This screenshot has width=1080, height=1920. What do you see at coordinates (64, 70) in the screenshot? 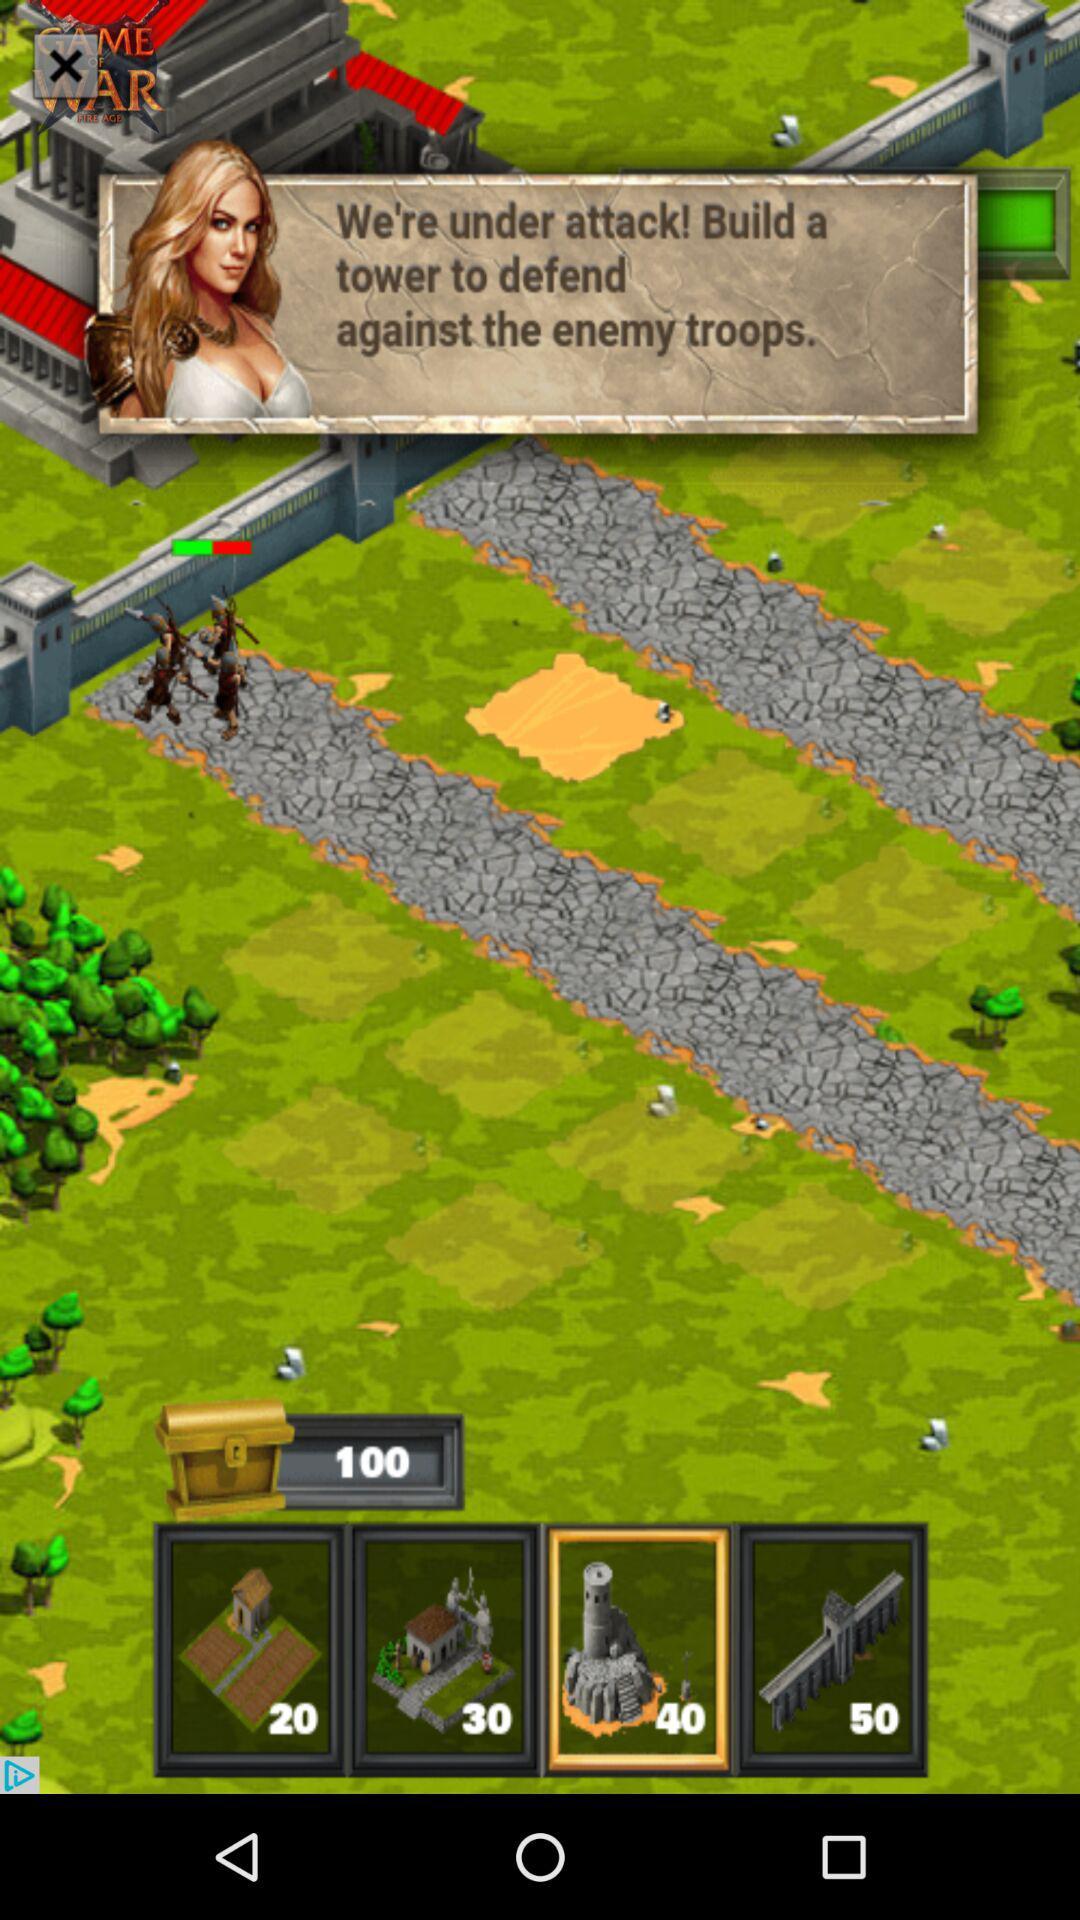
I see `the close icon` at bounding box center [64, 70].